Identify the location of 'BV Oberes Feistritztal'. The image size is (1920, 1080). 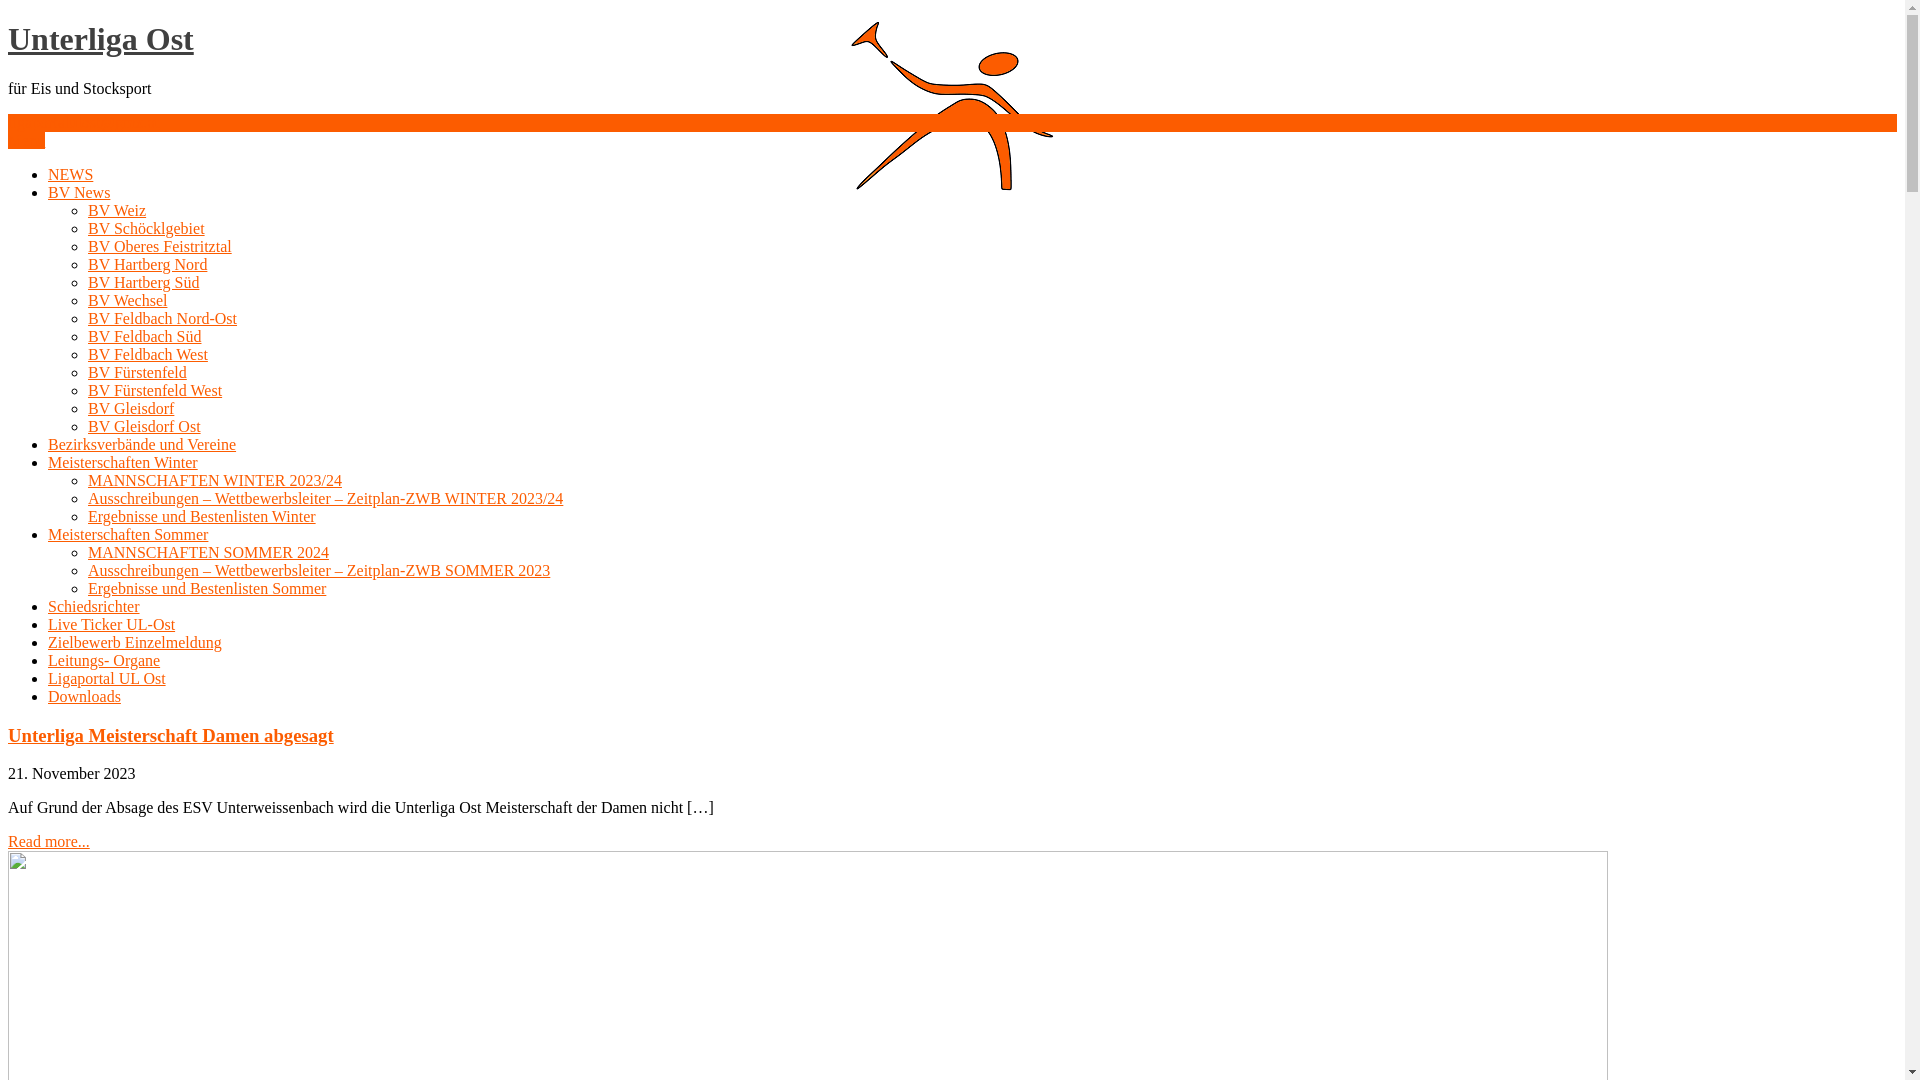
(158, 245).